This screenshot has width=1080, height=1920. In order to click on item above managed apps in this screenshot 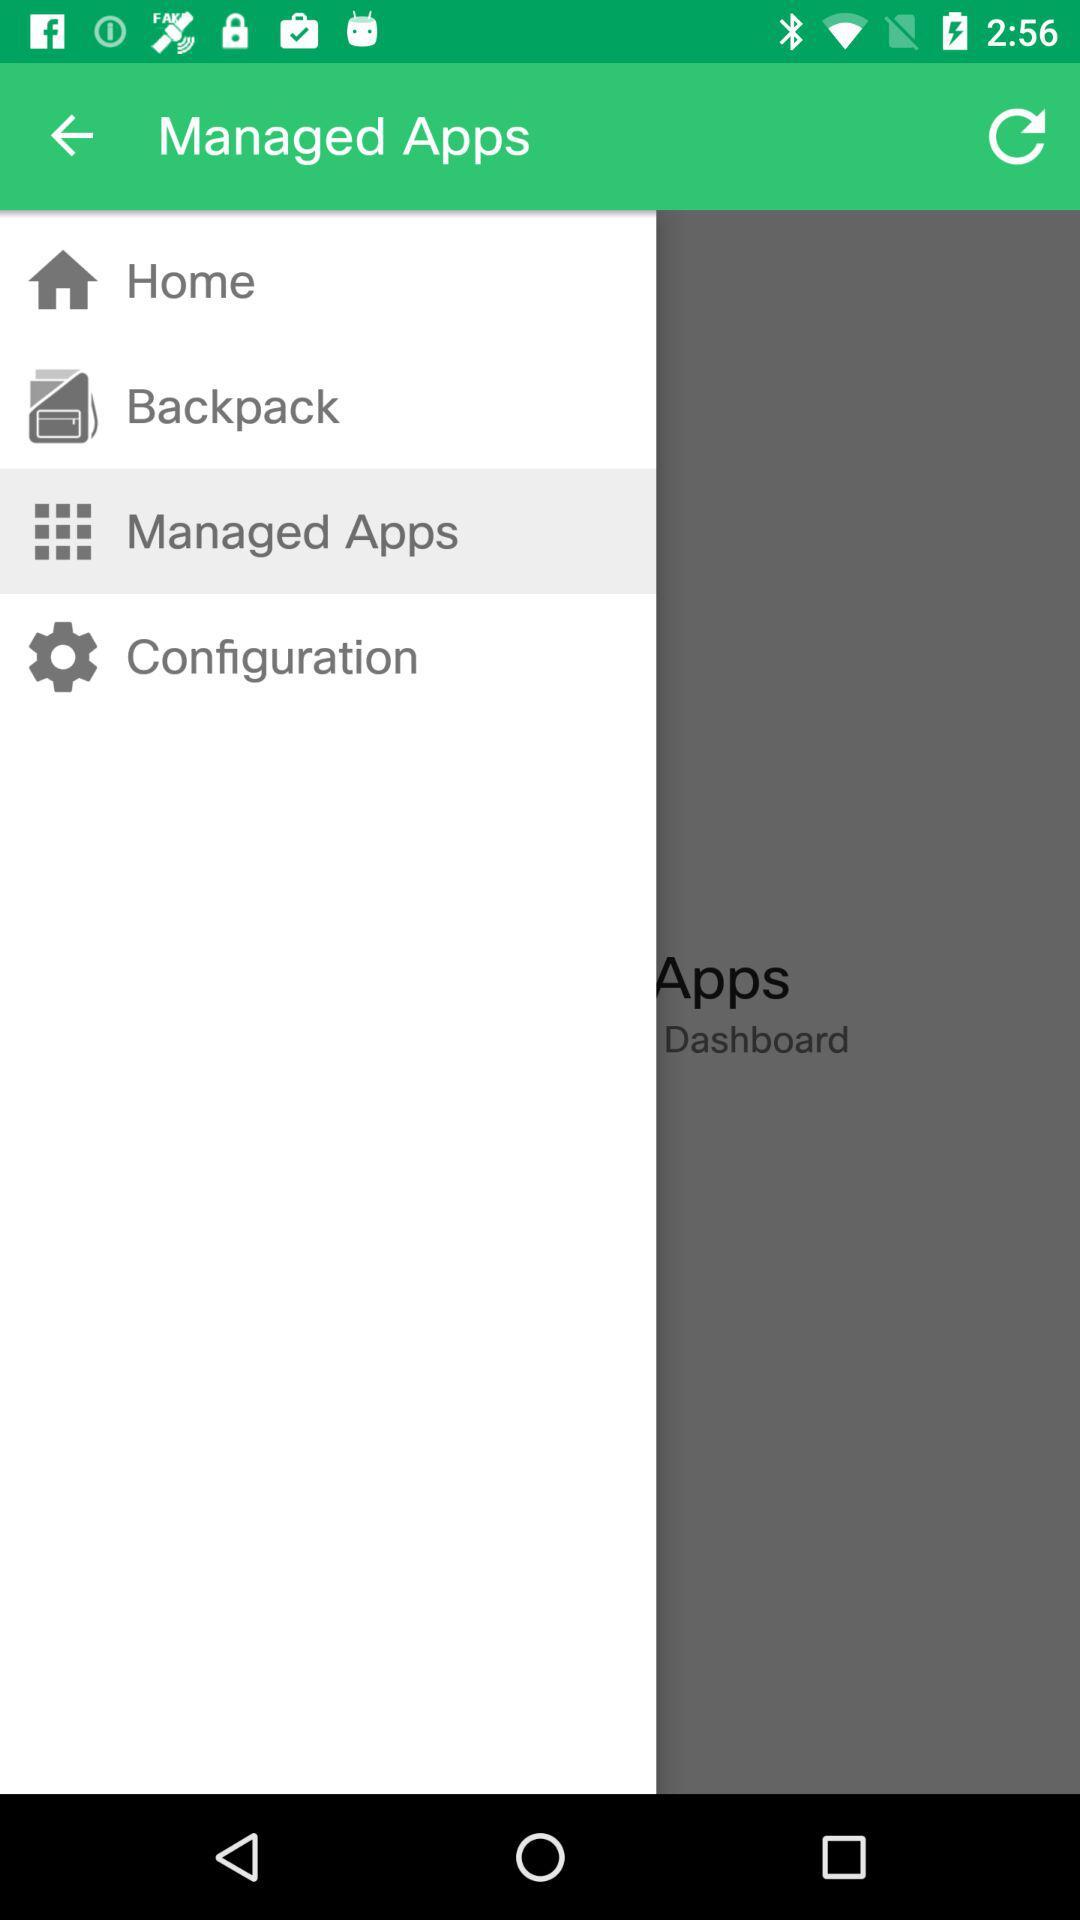, I will do `click(231, 405)`.